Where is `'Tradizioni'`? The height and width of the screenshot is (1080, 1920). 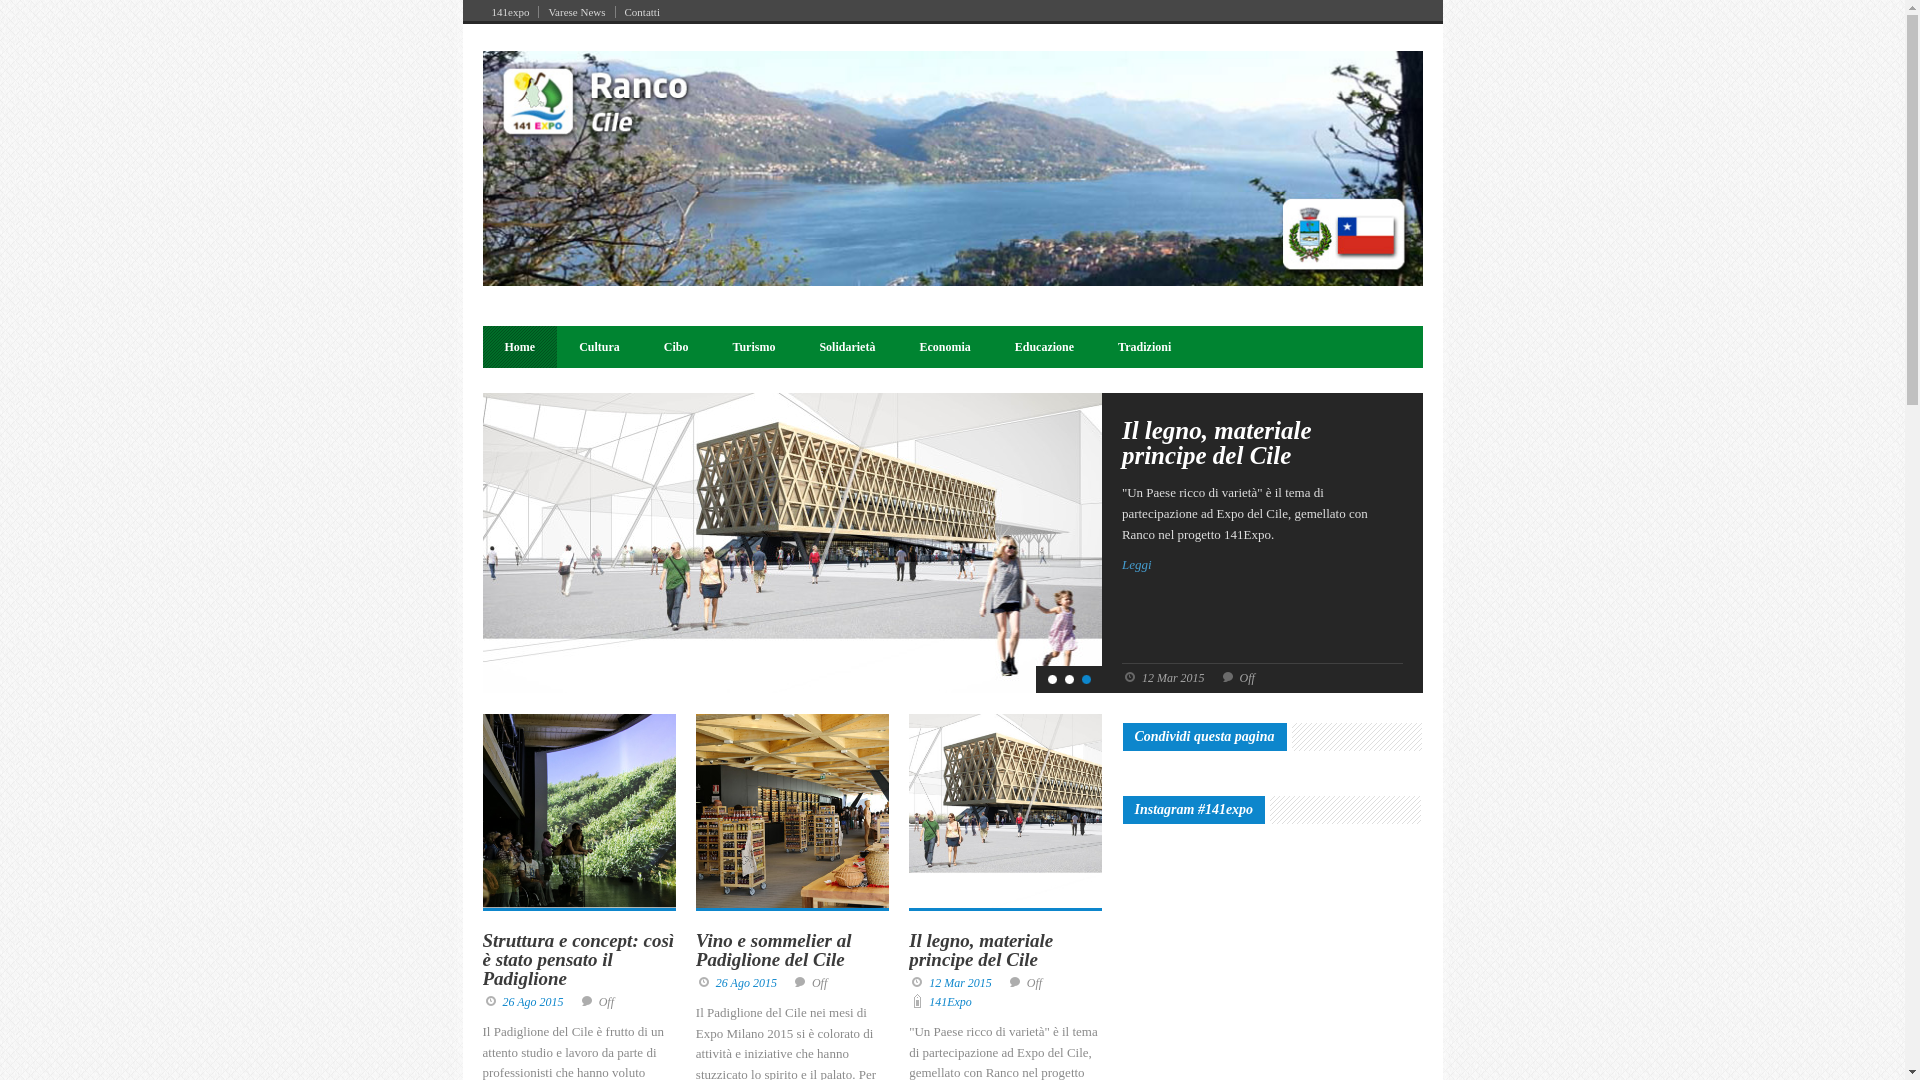
'Tradizioni' is located at coordinates (1144, 346).